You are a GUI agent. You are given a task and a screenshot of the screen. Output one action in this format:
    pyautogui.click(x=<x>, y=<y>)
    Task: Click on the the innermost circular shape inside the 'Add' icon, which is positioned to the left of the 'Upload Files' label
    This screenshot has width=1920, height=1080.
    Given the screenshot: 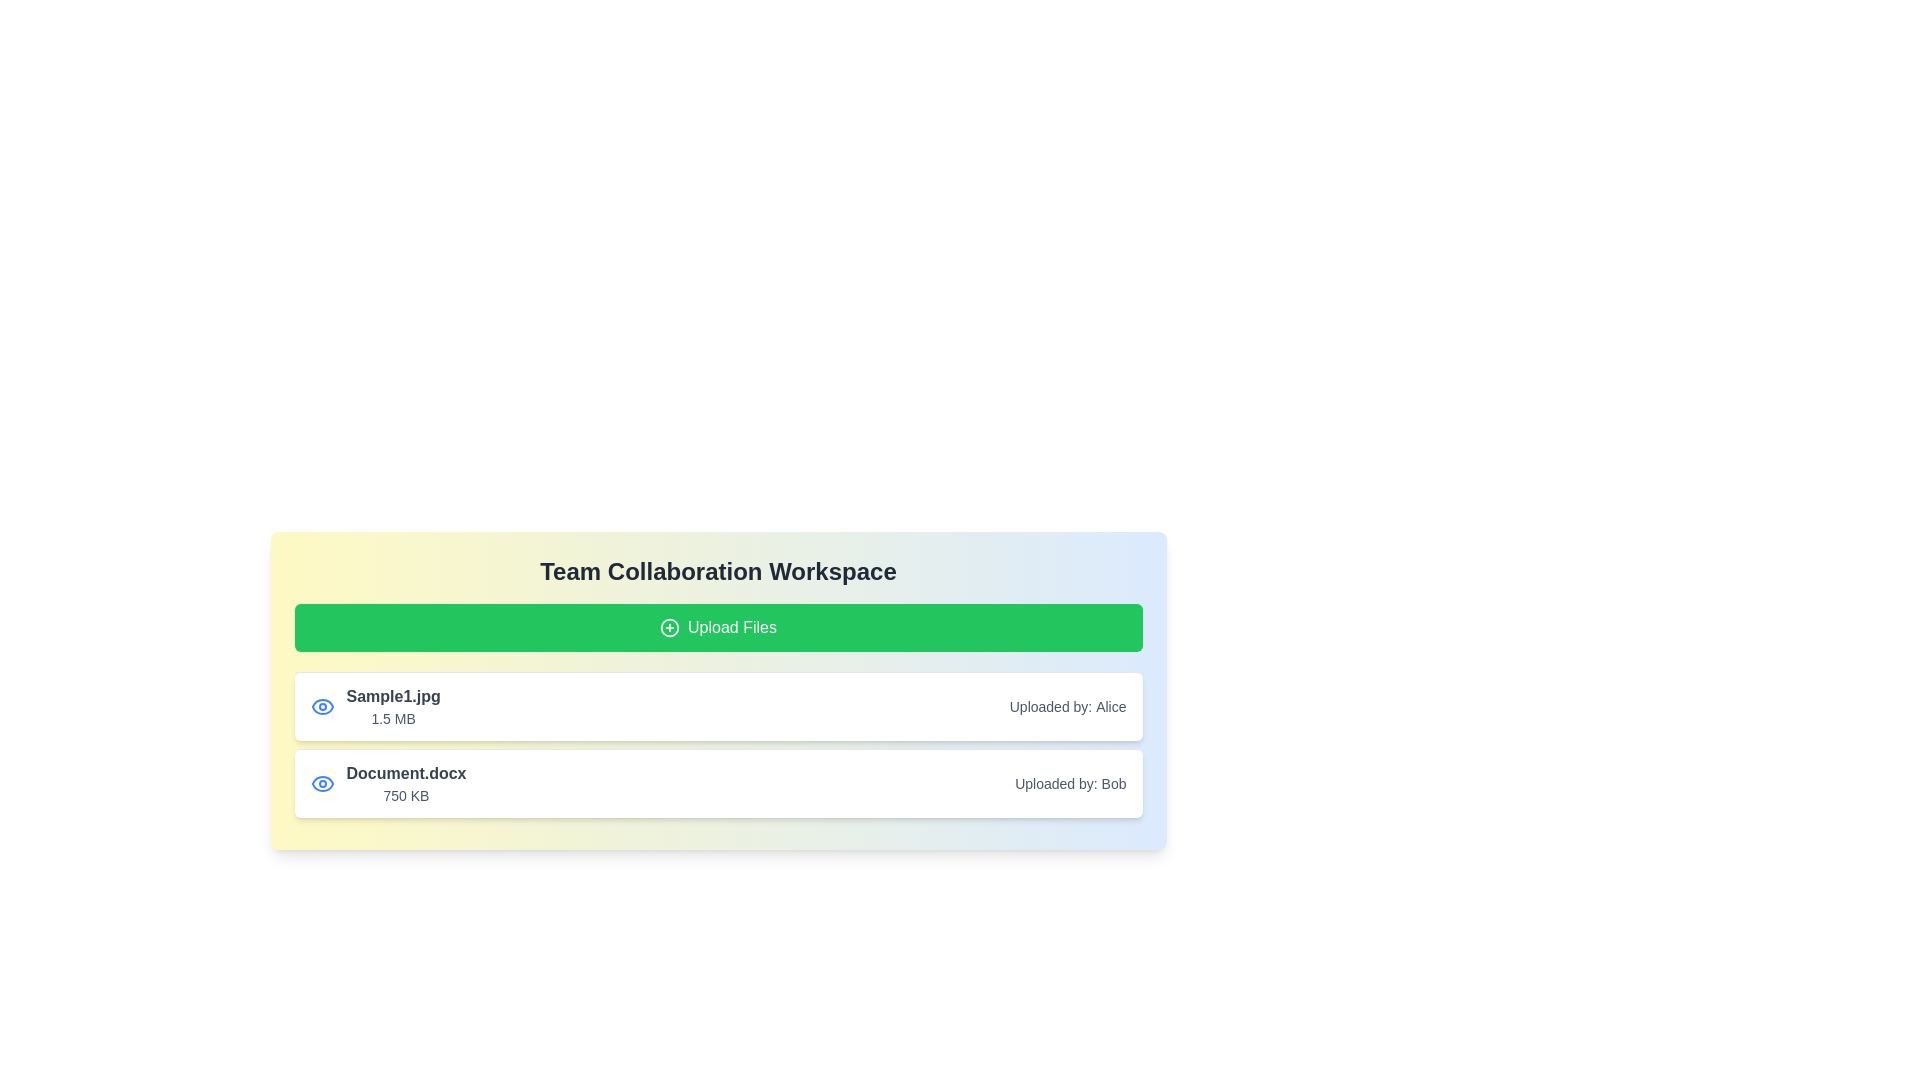 What is the action you would take?
    pyautogui.click(x=670, y=627)
    